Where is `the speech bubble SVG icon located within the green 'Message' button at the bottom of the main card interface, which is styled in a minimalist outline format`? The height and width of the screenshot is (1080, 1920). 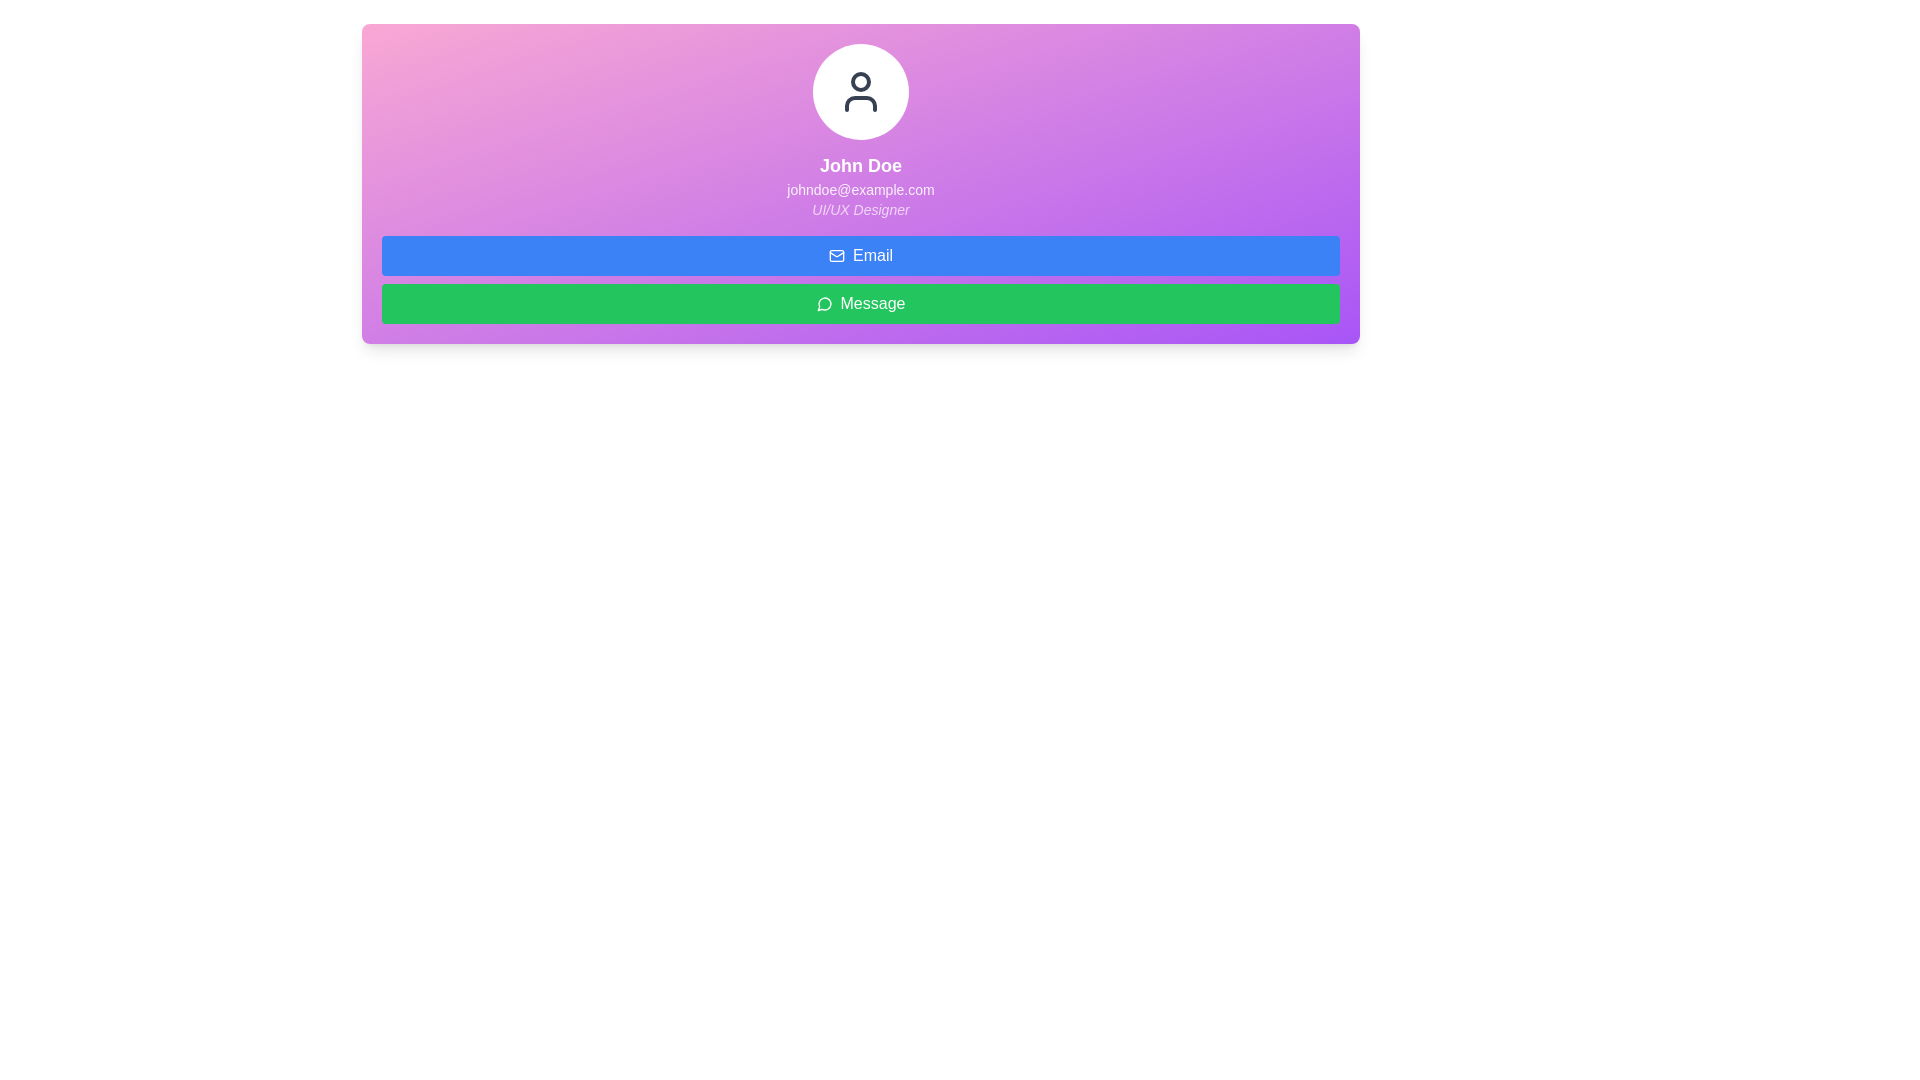 the speech bubble SVG icon located within the green 'Message' button at the bottom of the main card interface, which is styled in a minimalist outline format is located at coordinates (824, 304).